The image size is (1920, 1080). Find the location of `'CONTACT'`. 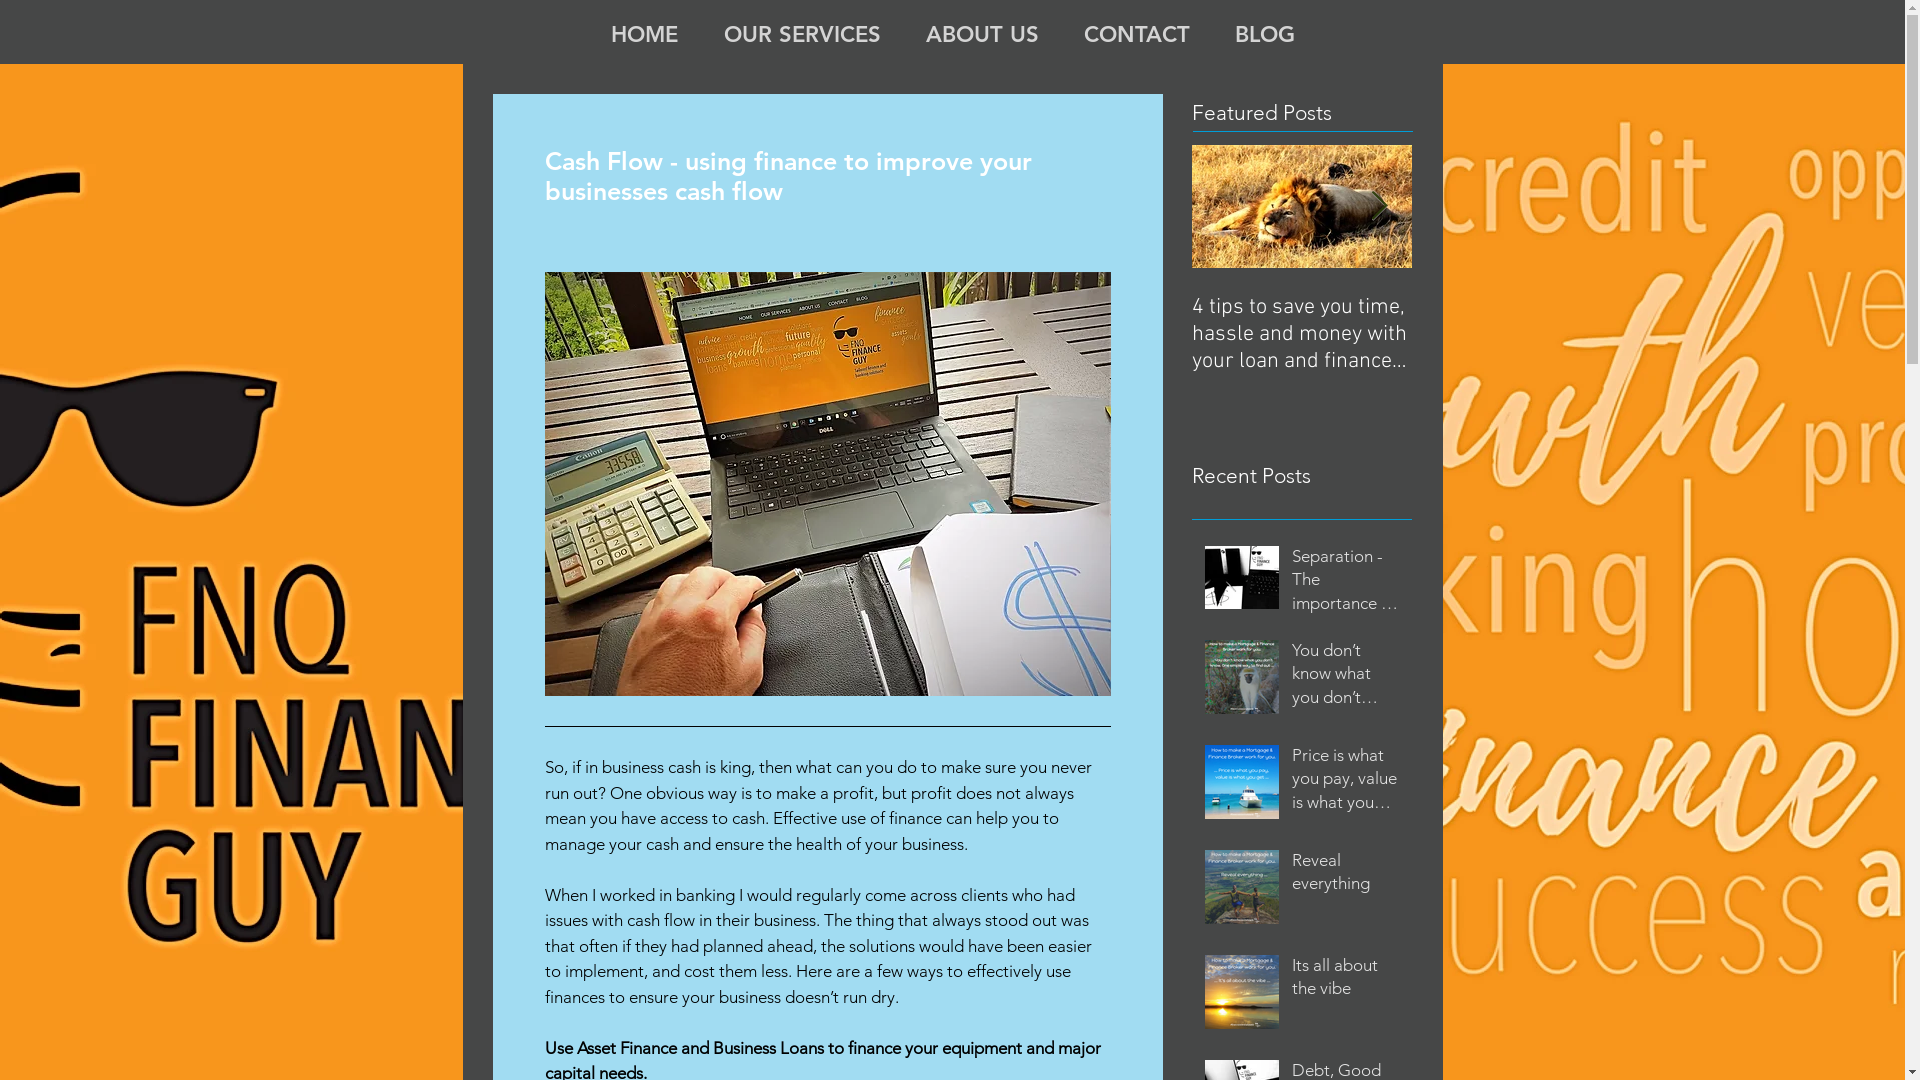

'CONTACT' is located at coordinates (1137, 31).